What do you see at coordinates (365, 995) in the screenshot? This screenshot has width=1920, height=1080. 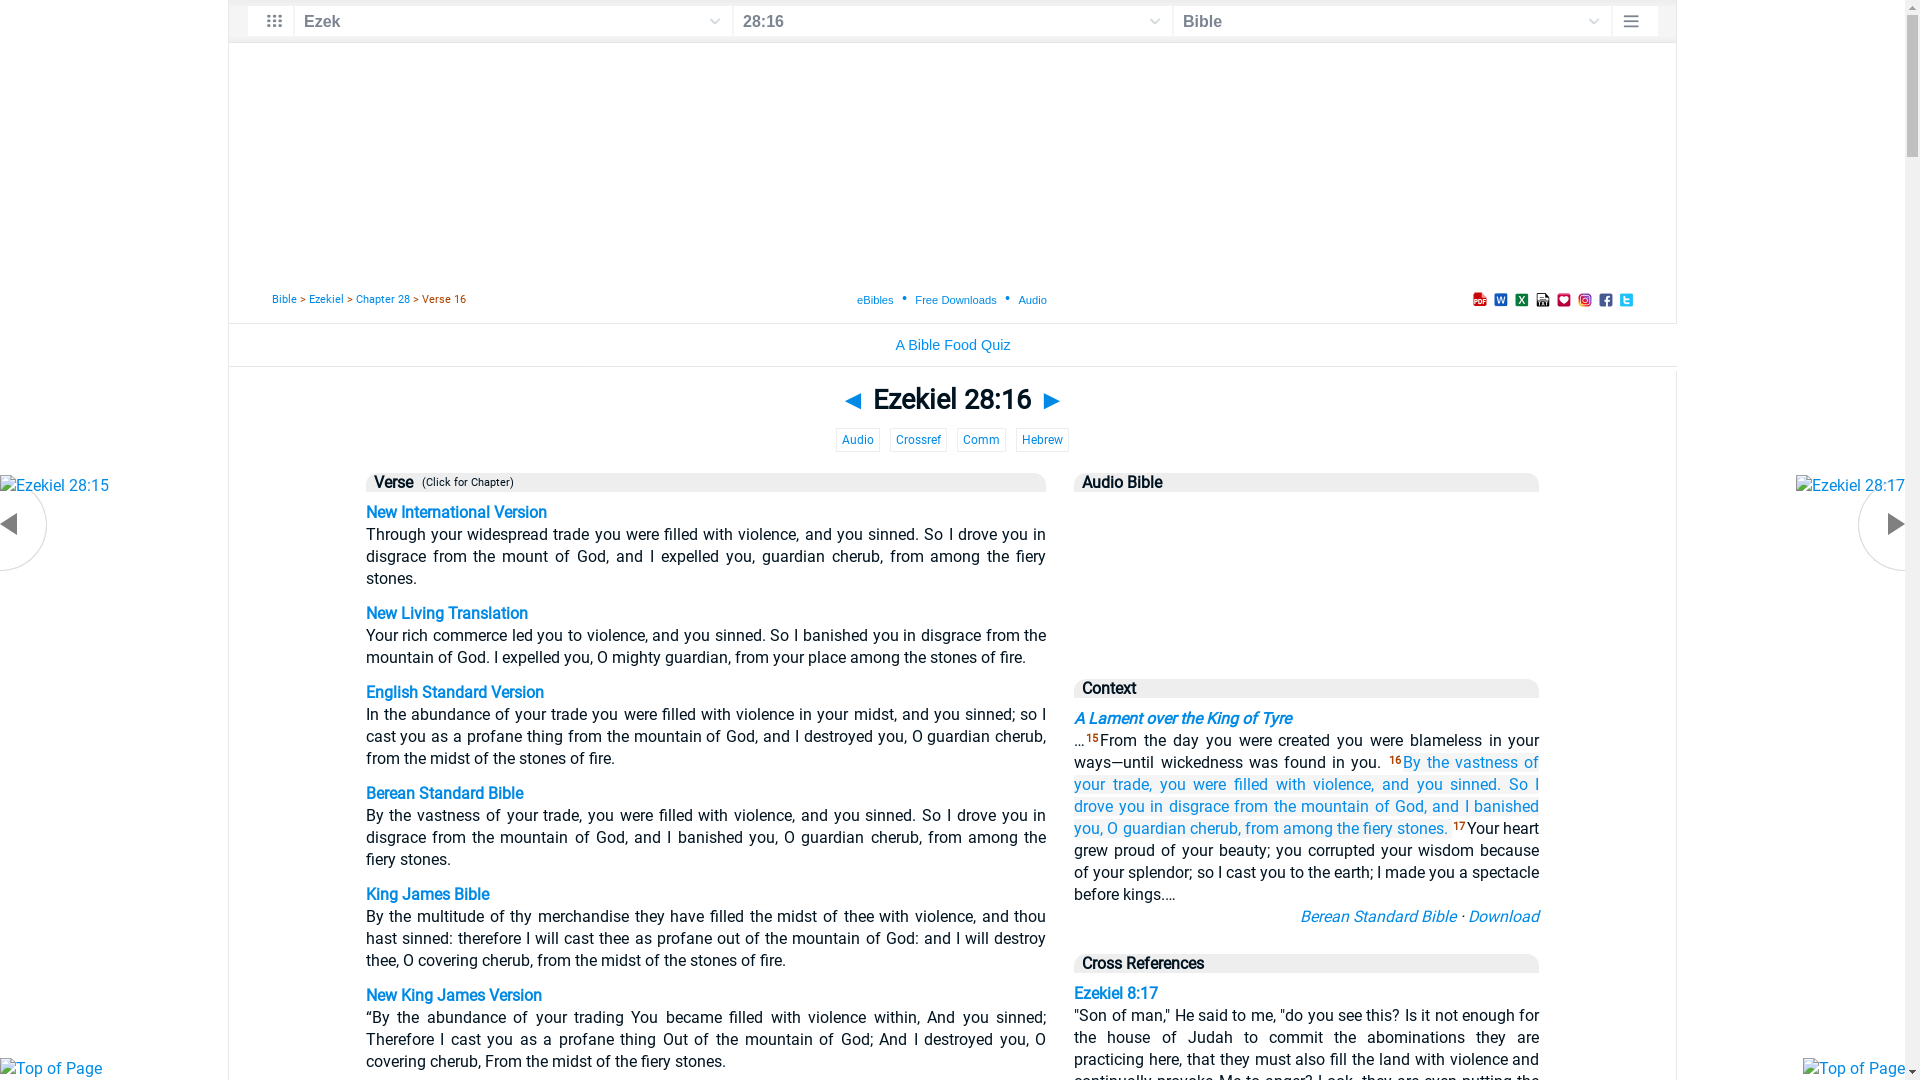 I see `'New King James Version'` at bounding box center [365, 995].